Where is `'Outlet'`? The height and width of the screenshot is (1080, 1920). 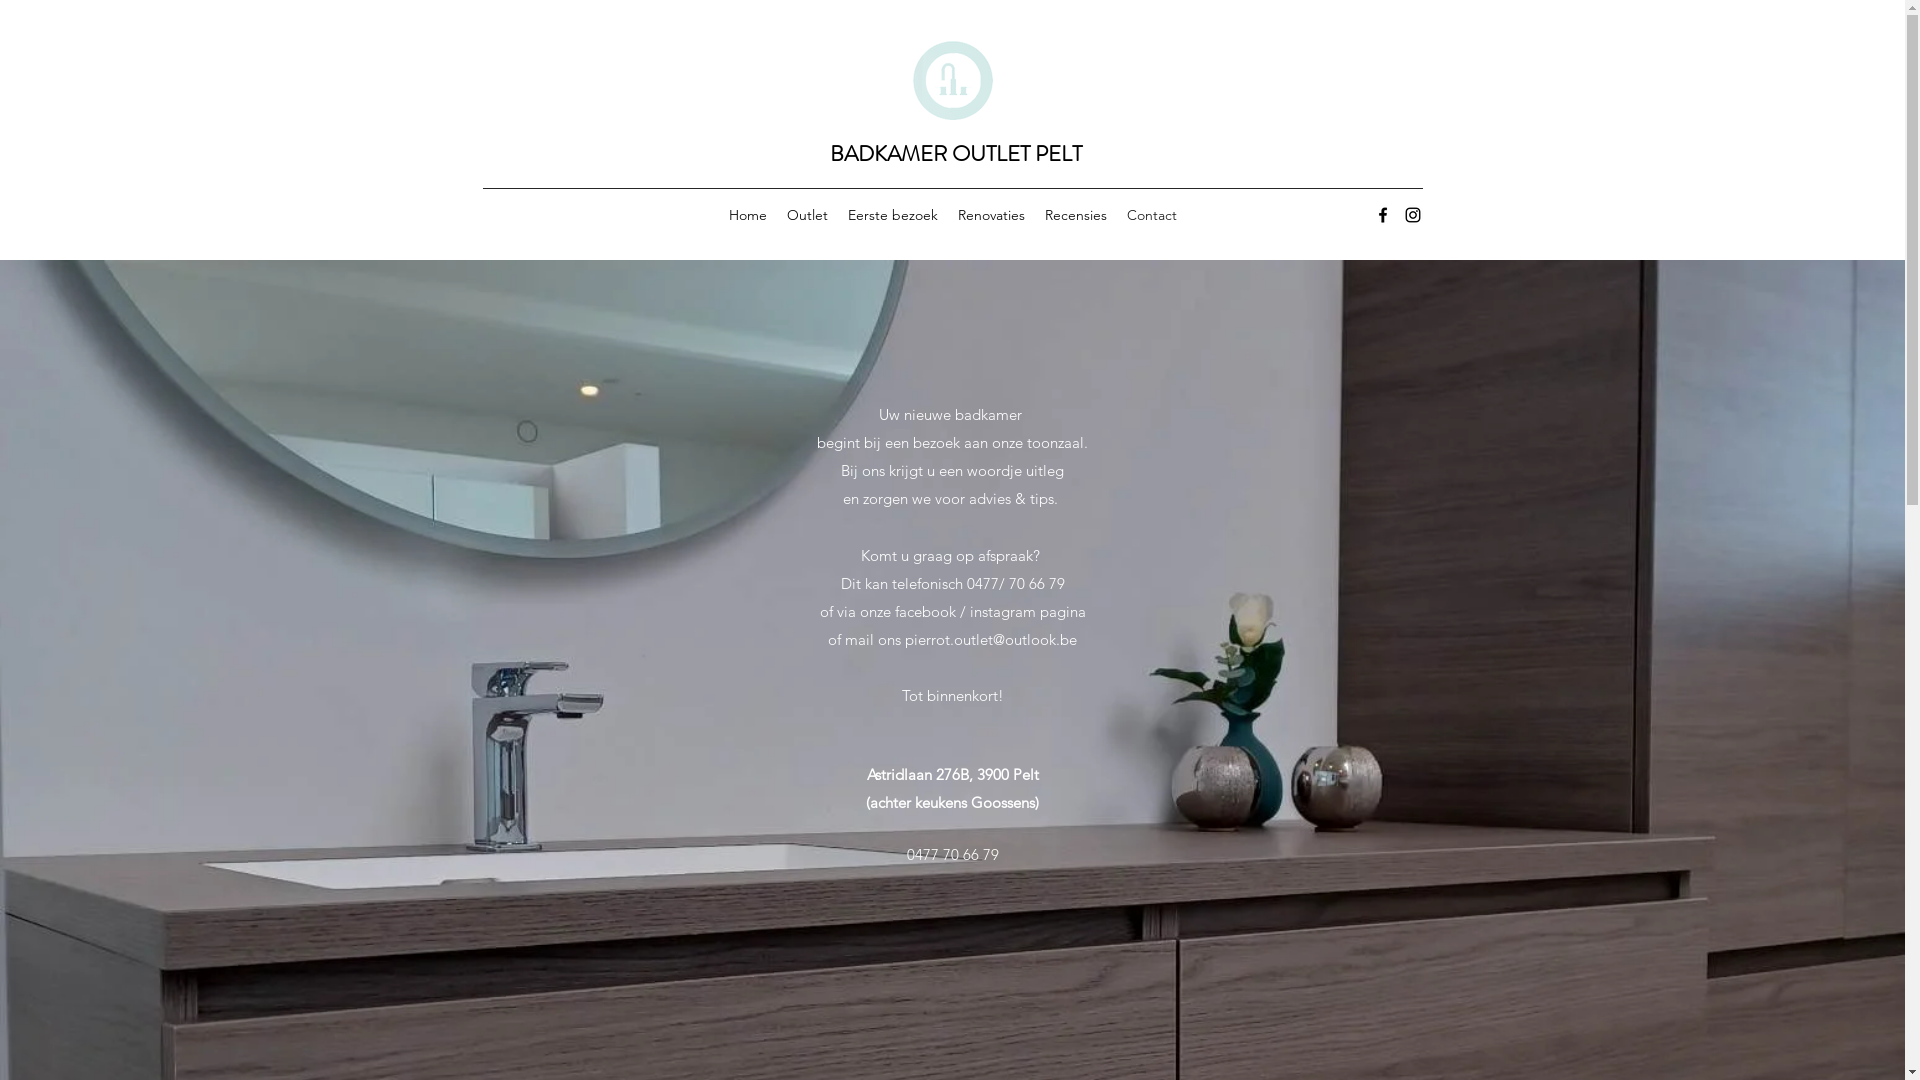 'Outlet' is located at coordinates (775, 215).